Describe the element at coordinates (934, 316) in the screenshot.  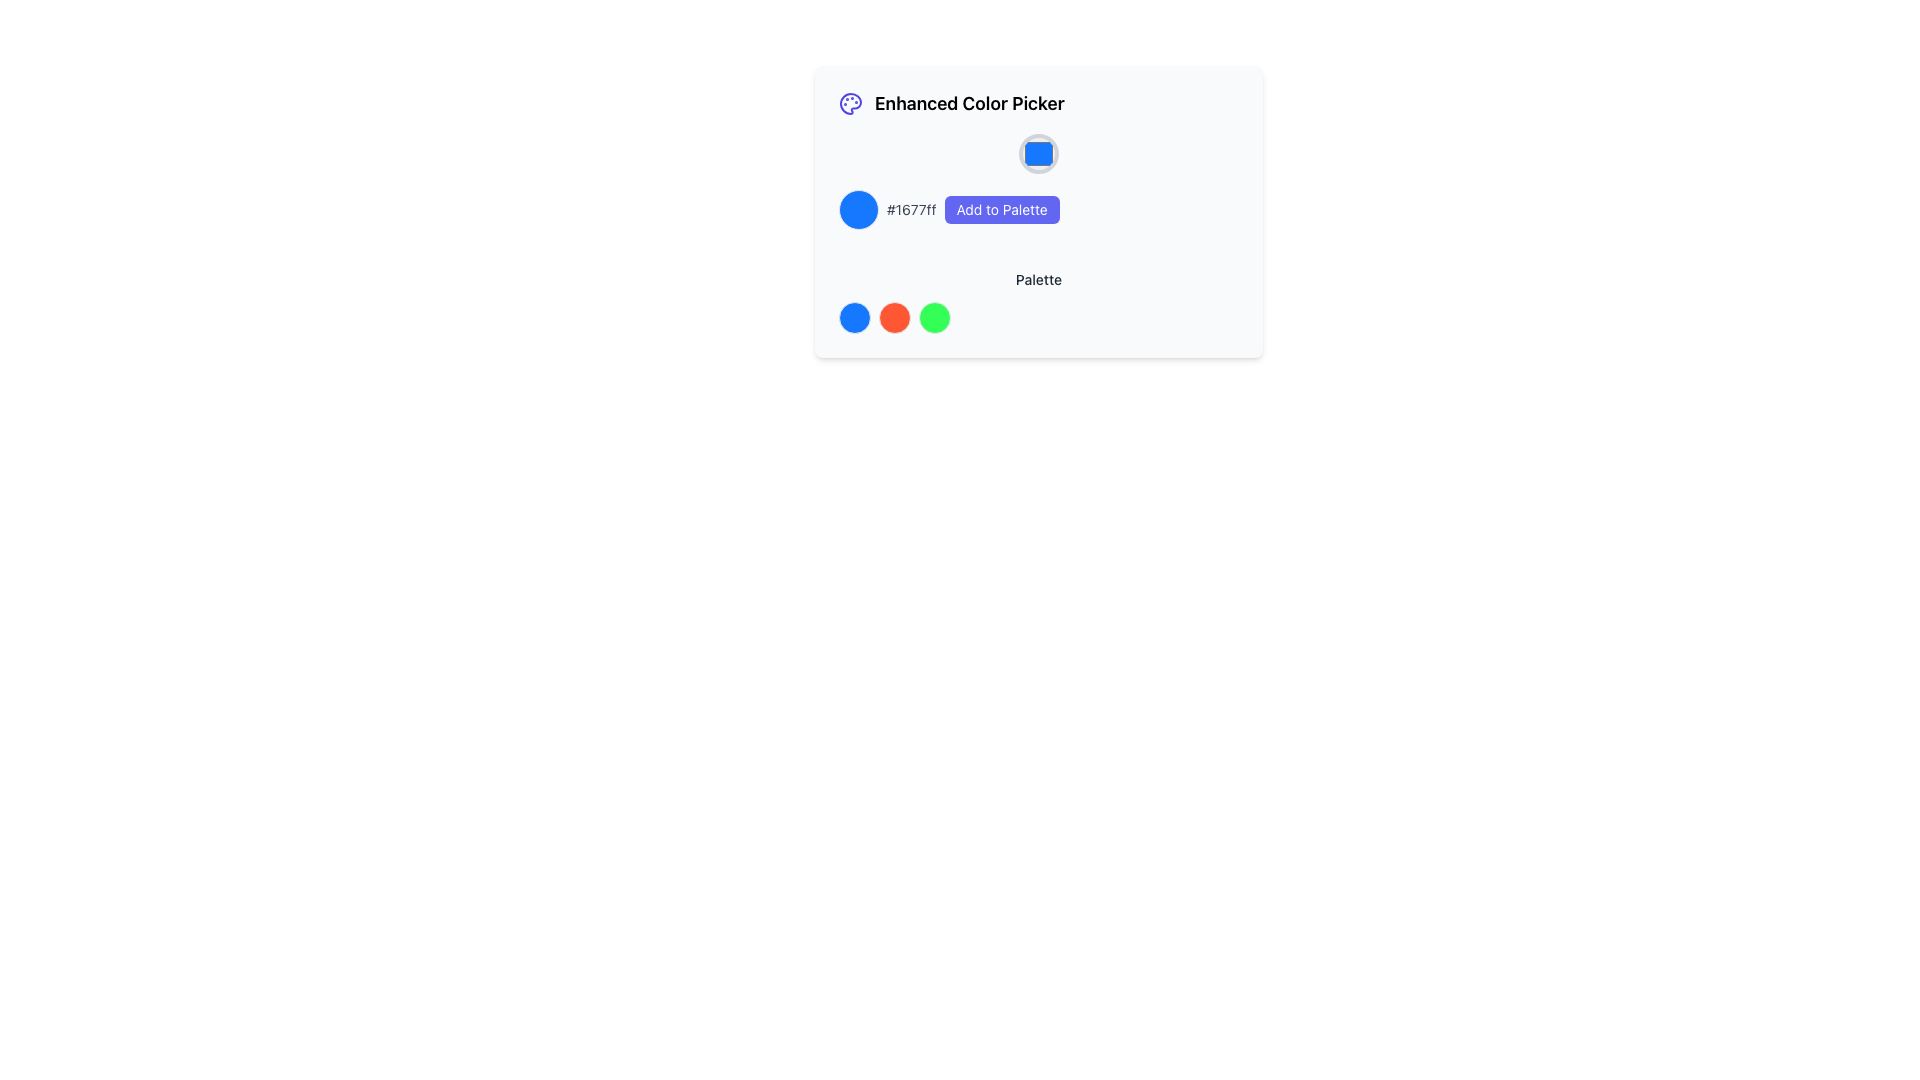
I see `the vibrant green circular color selection icon located in the third slot from the left among a row of similar icons` at that location.